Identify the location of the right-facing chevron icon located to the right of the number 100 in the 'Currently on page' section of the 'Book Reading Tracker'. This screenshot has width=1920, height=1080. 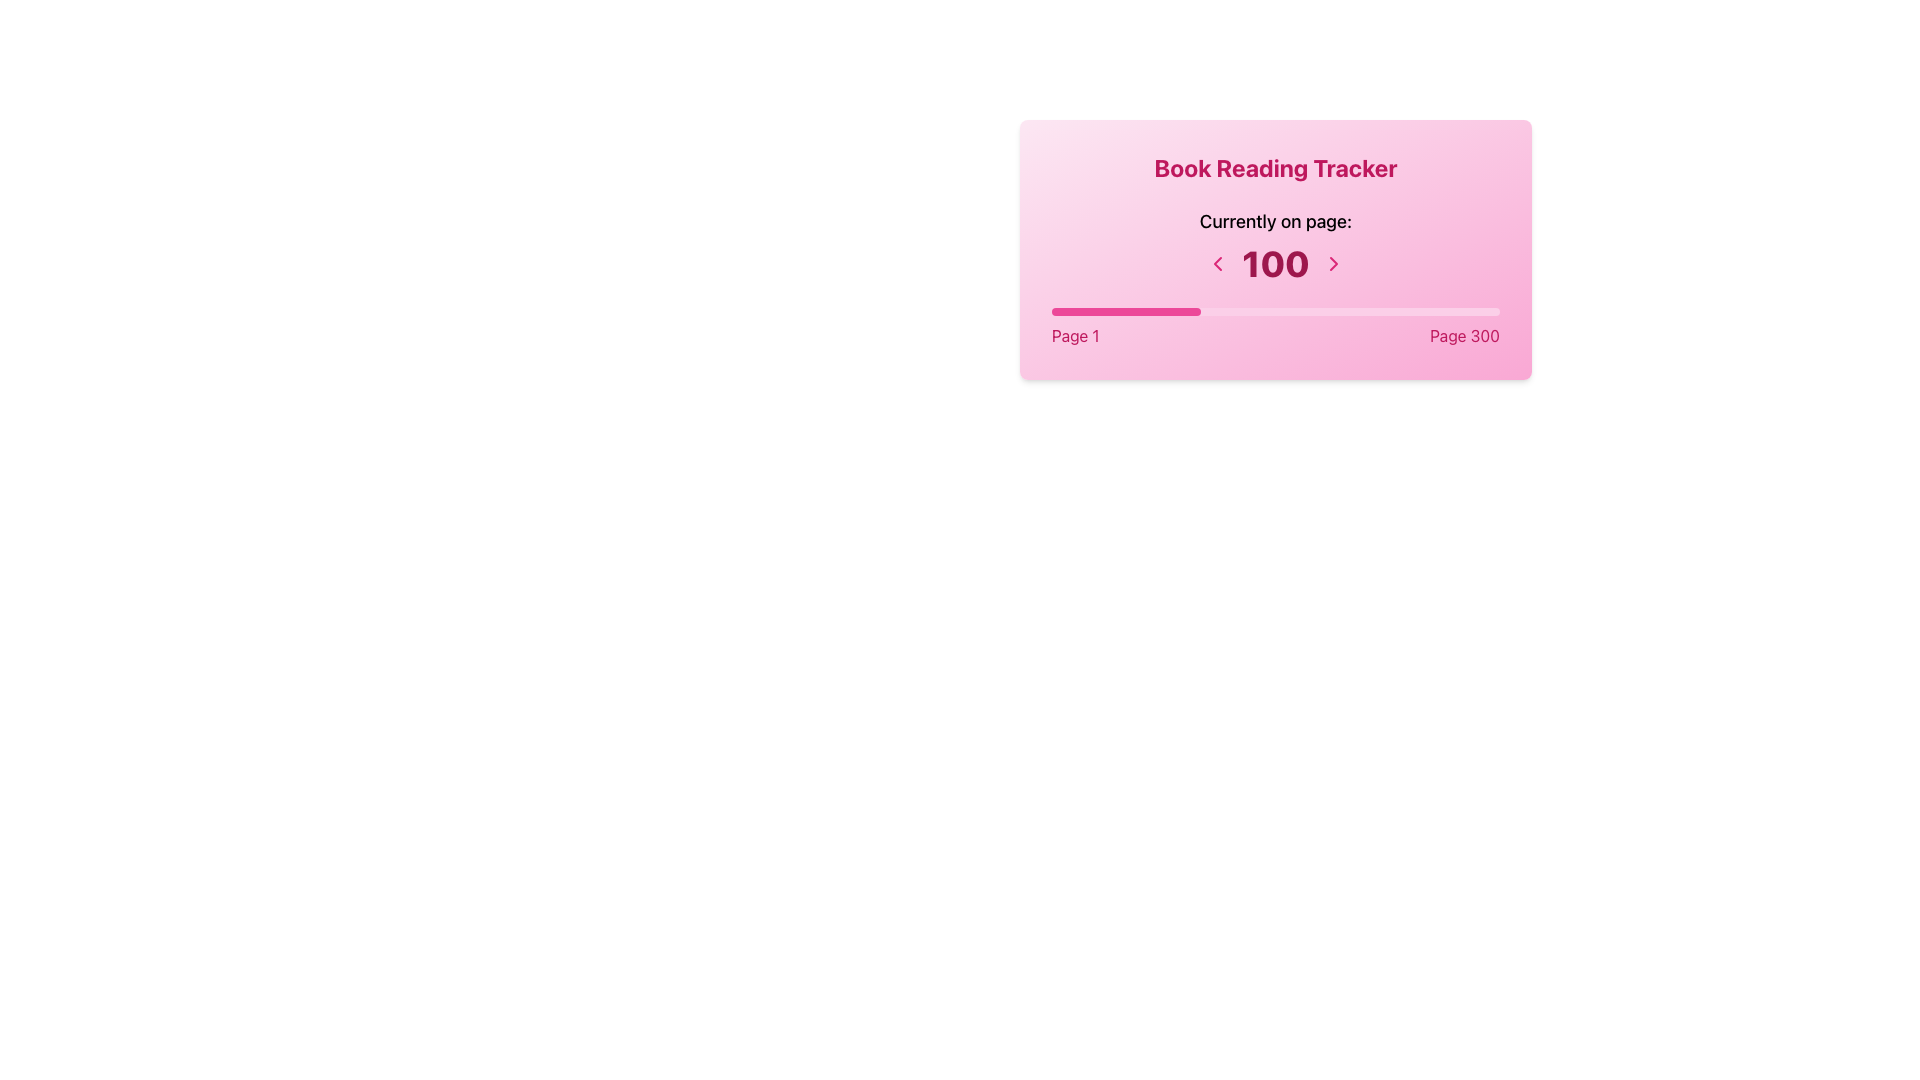
(1333, 262).